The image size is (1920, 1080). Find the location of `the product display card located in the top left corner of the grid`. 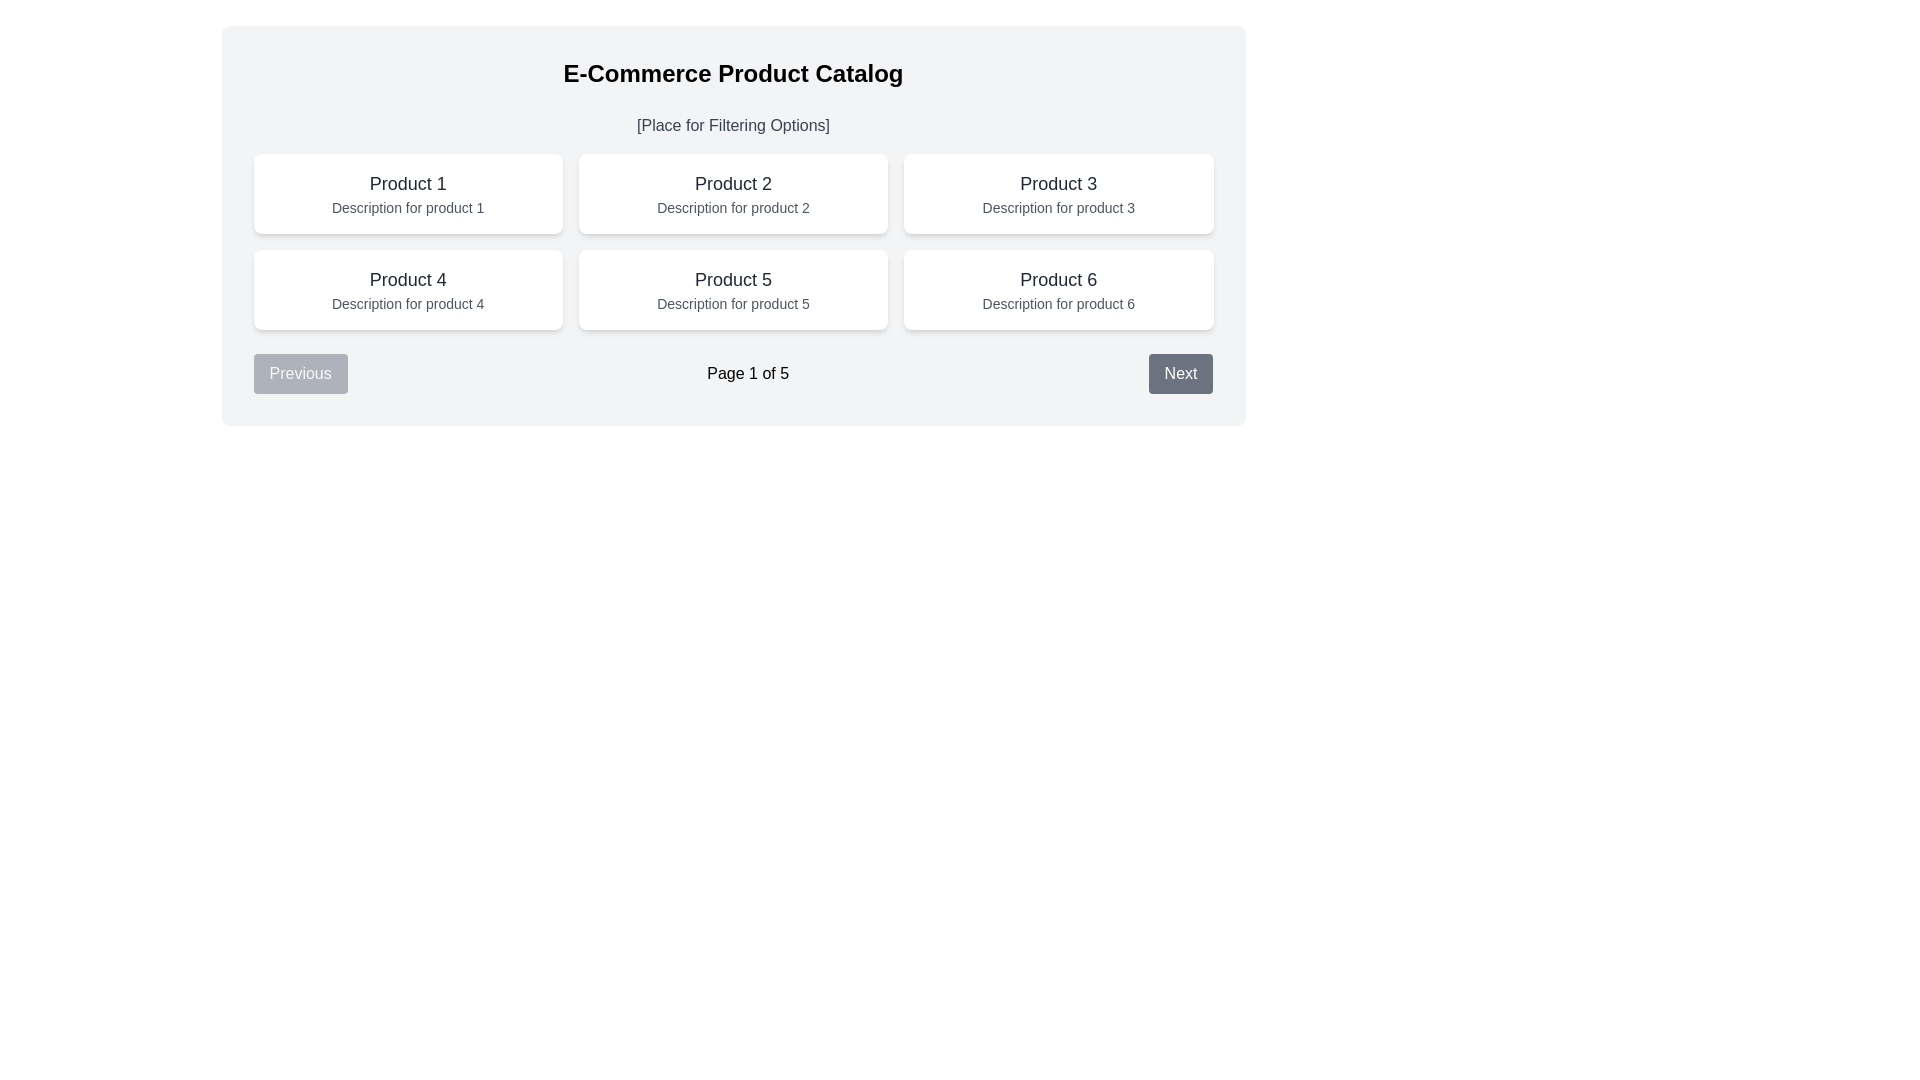

the product display card located in the top left corner of the grid is located at coordinates (407, 193).